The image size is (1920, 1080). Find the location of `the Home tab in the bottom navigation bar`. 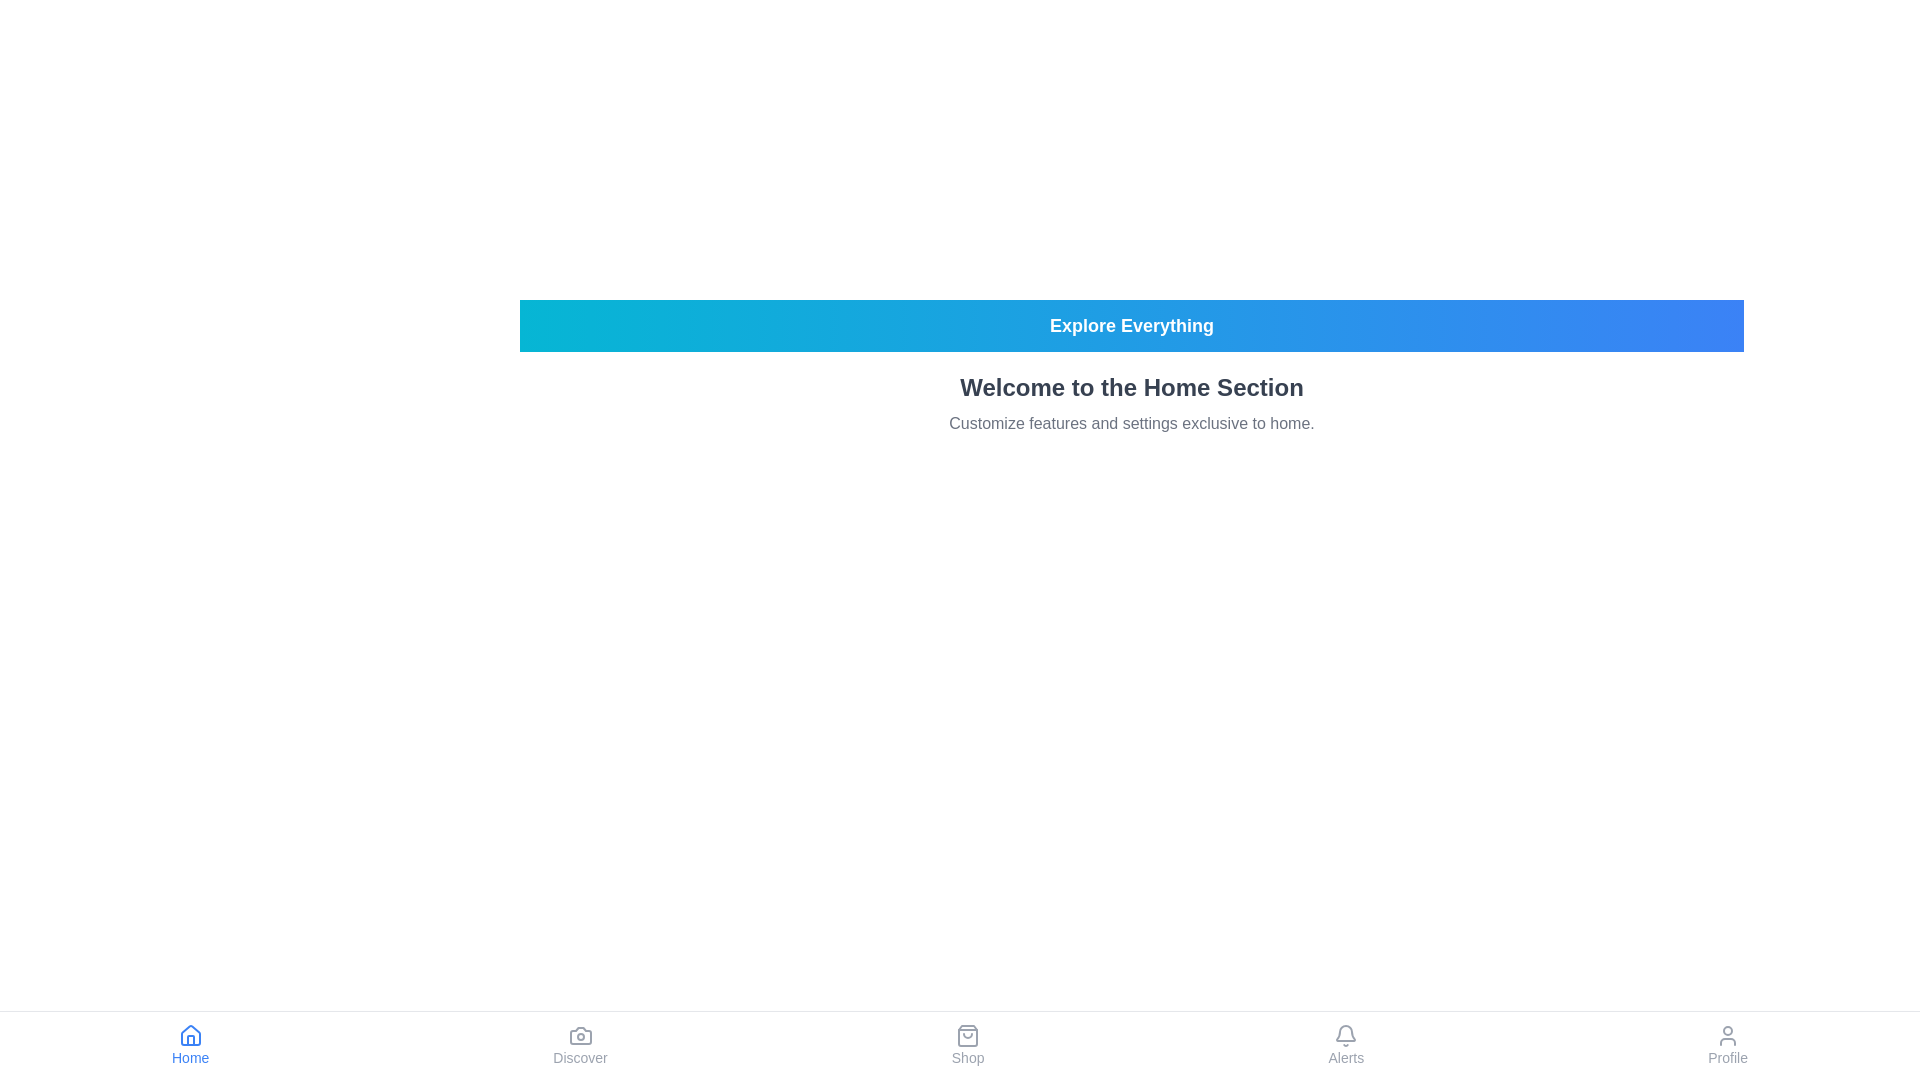

the Home tab in the bottom navigation bar is located at coordinates (190, 1044).